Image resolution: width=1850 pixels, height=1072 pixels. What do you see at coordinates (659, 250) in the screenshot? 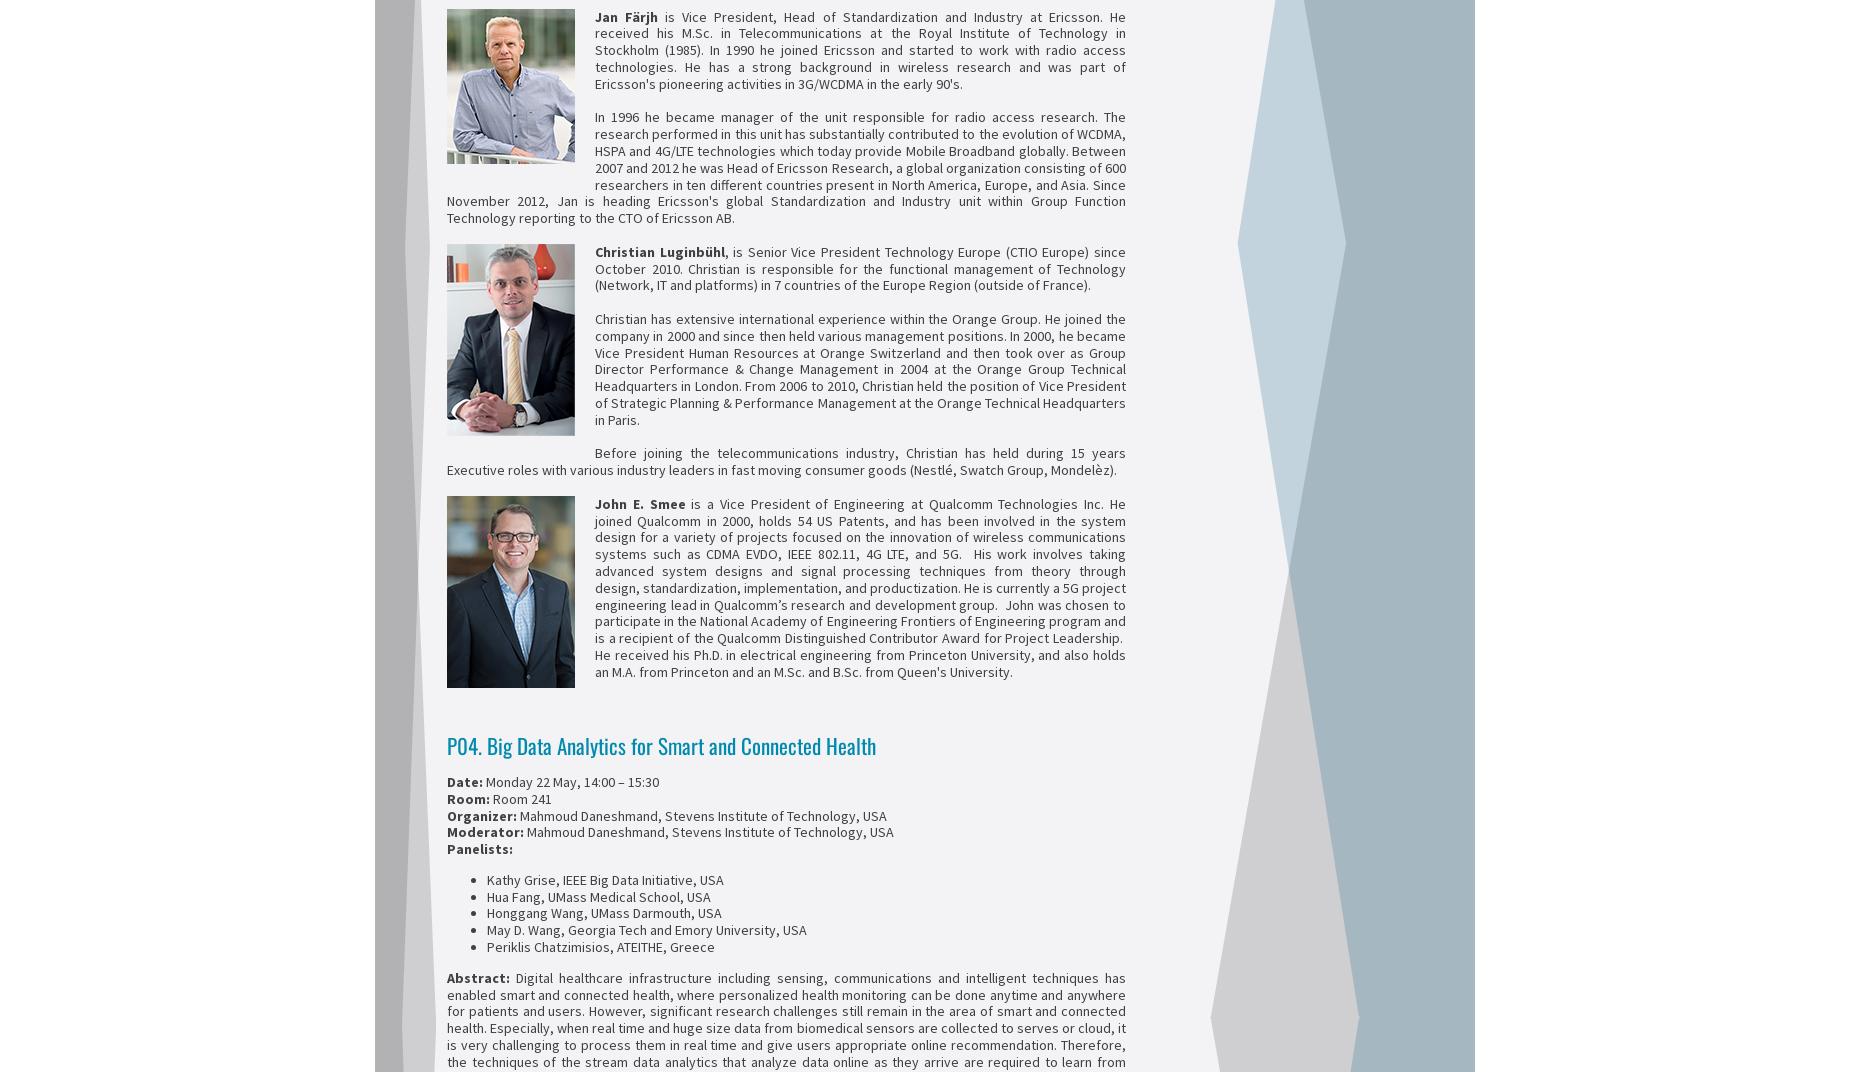
I see `'Christian Luginbühl'` at bounding box center [659, 250].